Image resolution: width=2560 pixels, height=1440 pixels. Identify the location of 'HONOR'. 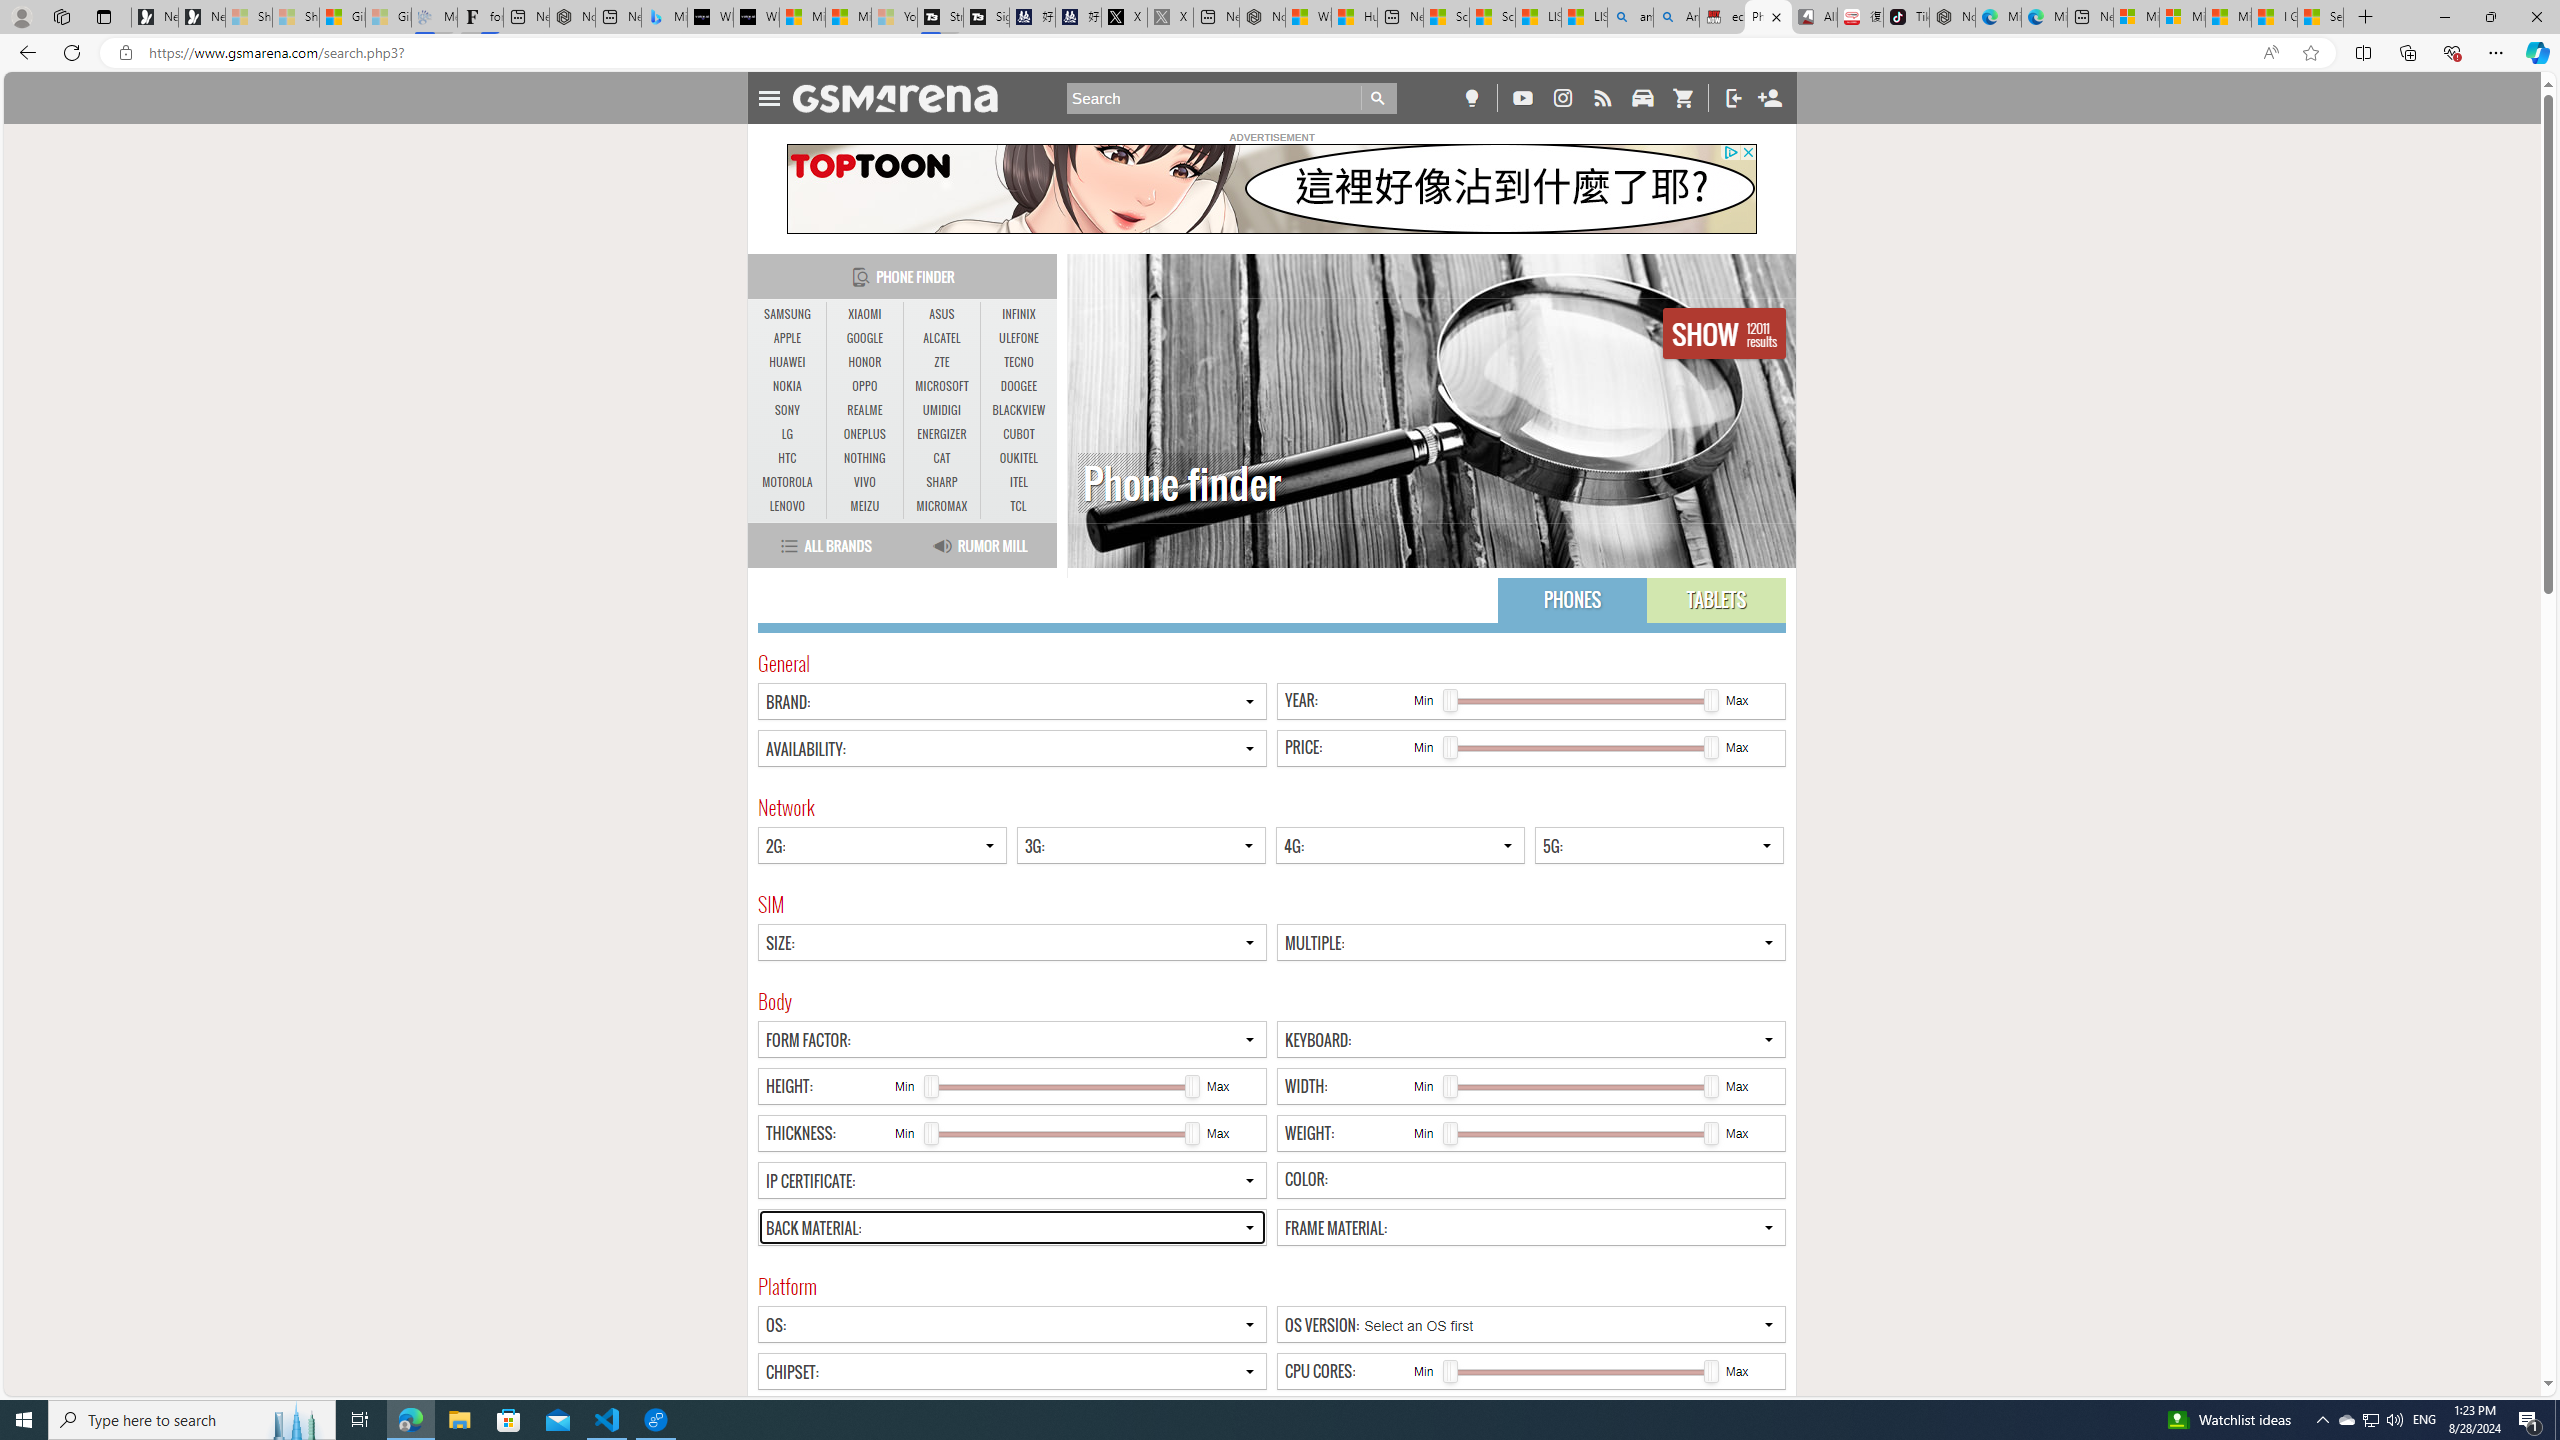
(864, 361).